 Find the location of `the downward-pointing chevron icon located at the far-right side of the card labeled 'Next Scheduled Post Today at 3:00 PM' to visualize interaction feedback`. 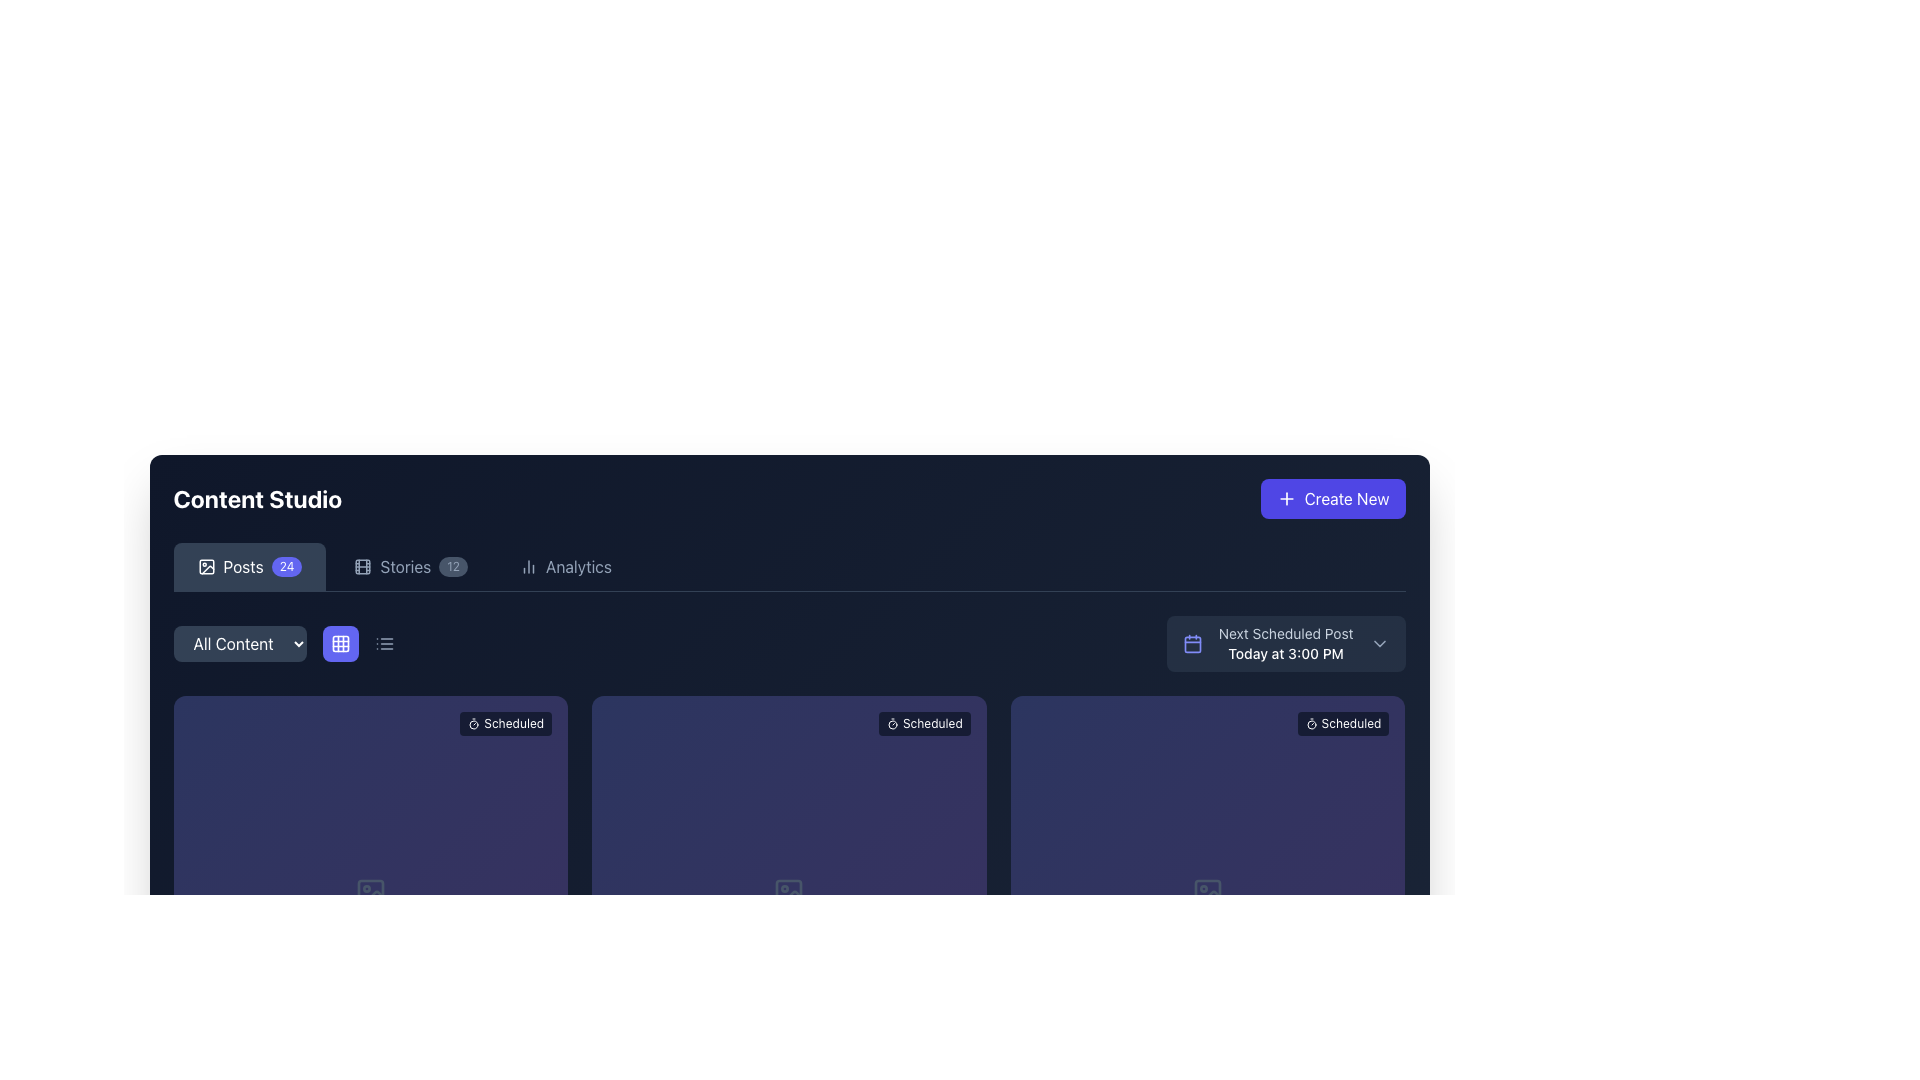

the downward-pointing chevron icon located at the far-right side of the card labeled 'Next Scheduled Post Today at 3:00 PM' to visualize interaction feedback is located at coordinates (1378, 644).